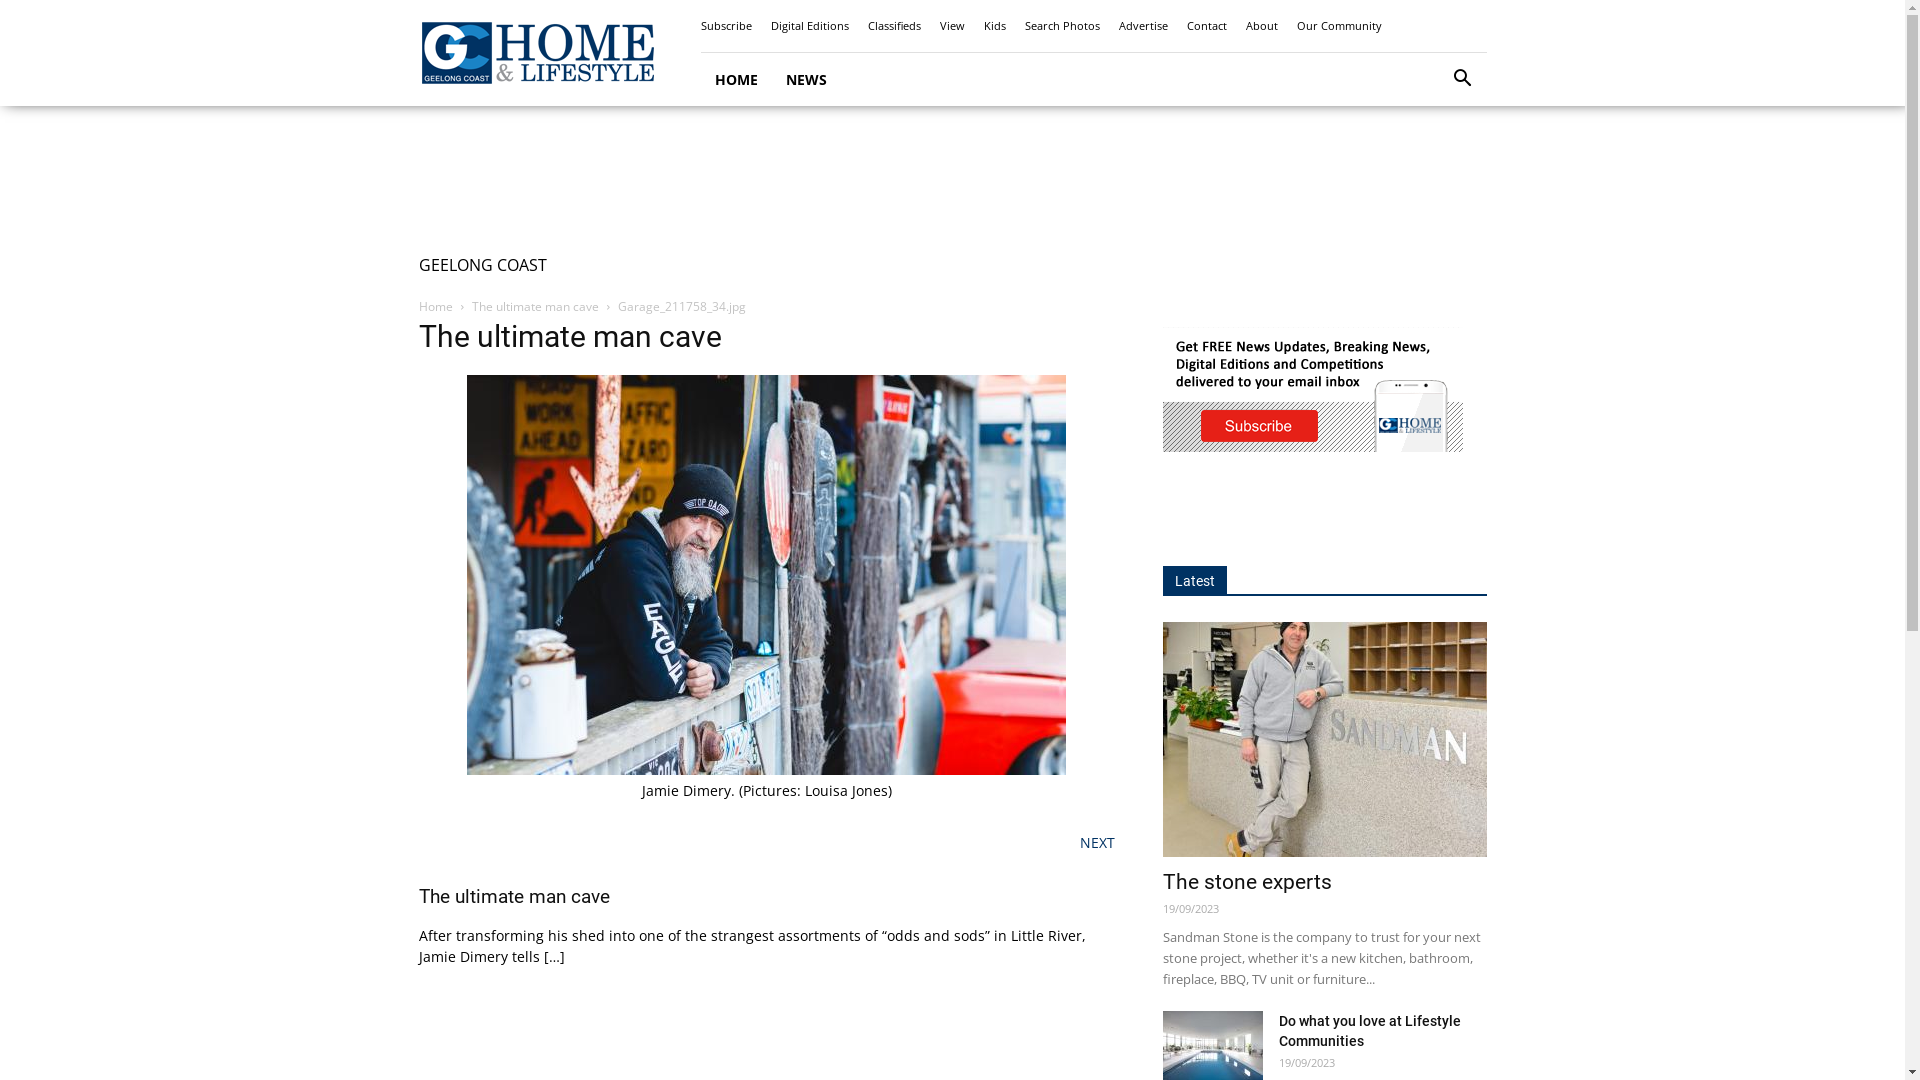  Describe the element at coordinates (1096, 842) in the screenshot. I see `'NEXT'` at that location.